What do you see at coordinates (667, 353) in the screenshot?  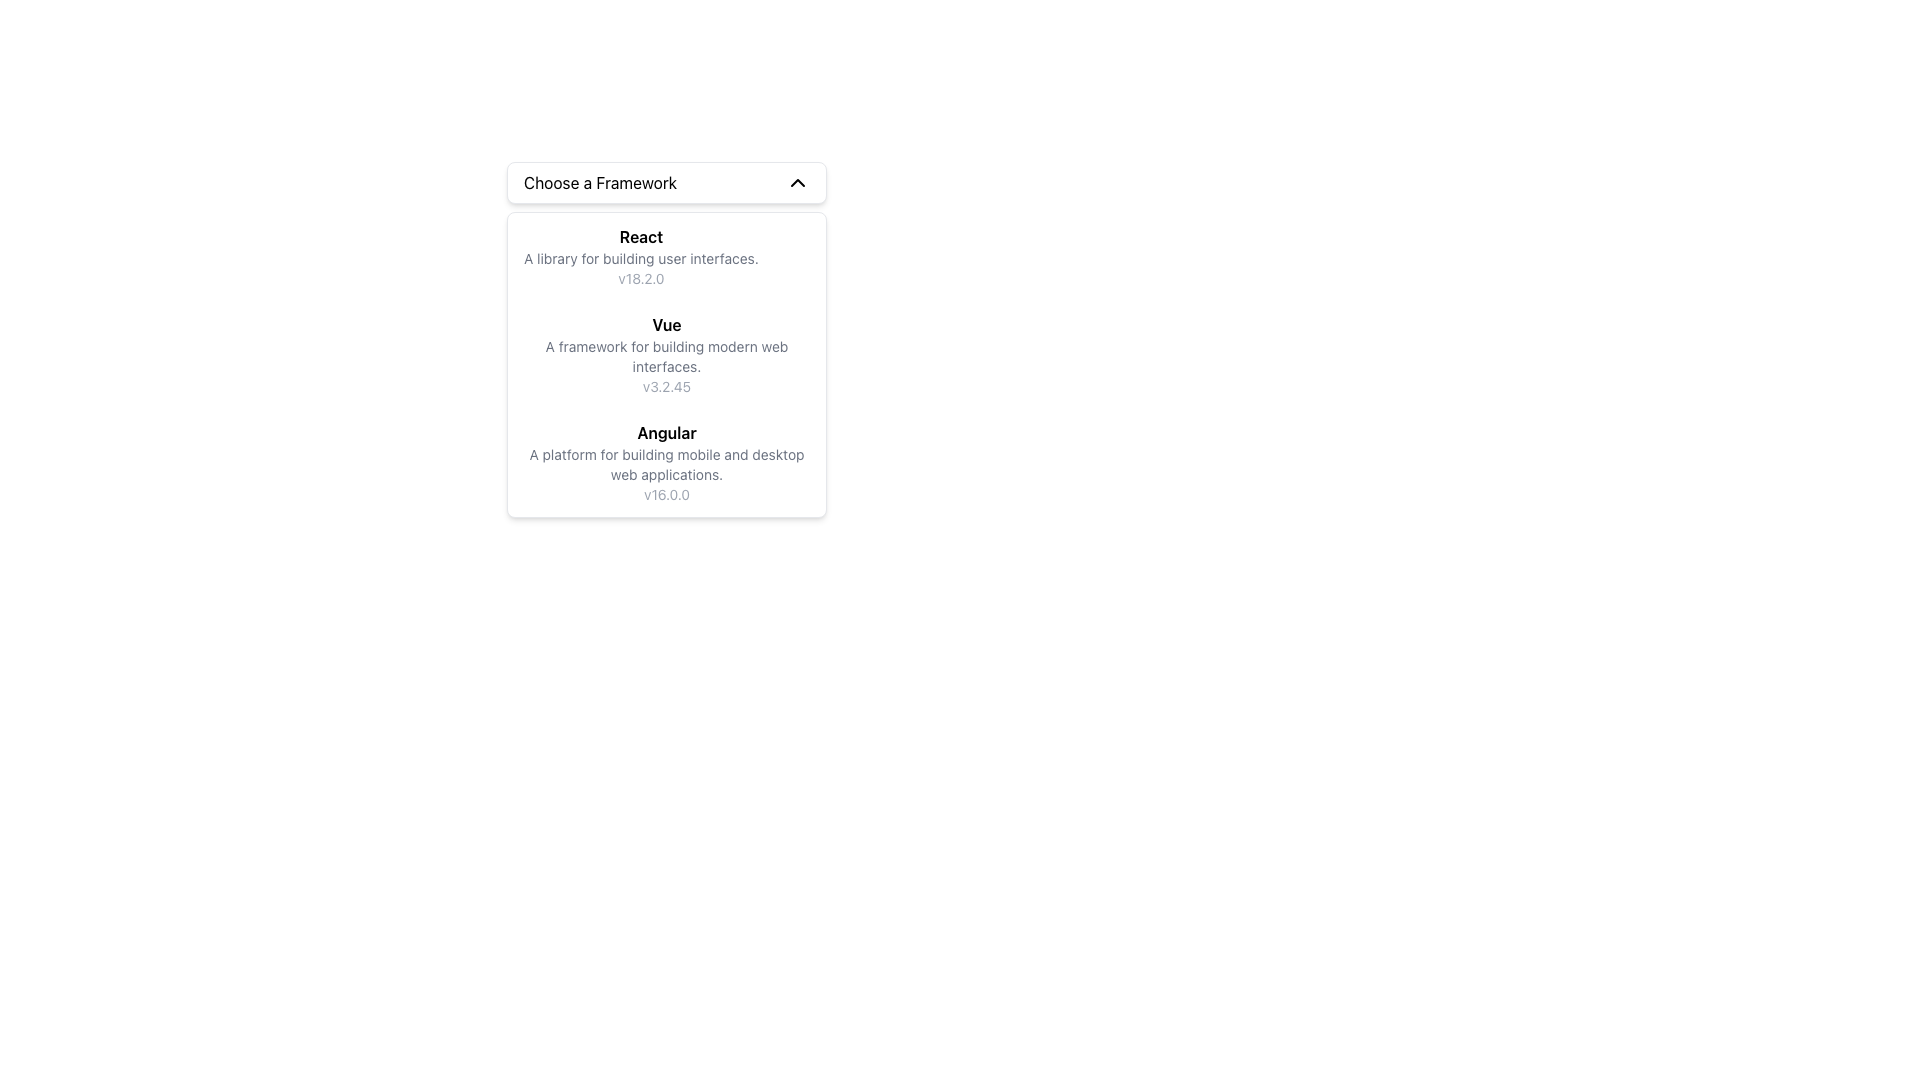 I see `the center of the selectable list item titled 'Vue', which is the second item in a list of frameworks` at bounding box center [667, 353].